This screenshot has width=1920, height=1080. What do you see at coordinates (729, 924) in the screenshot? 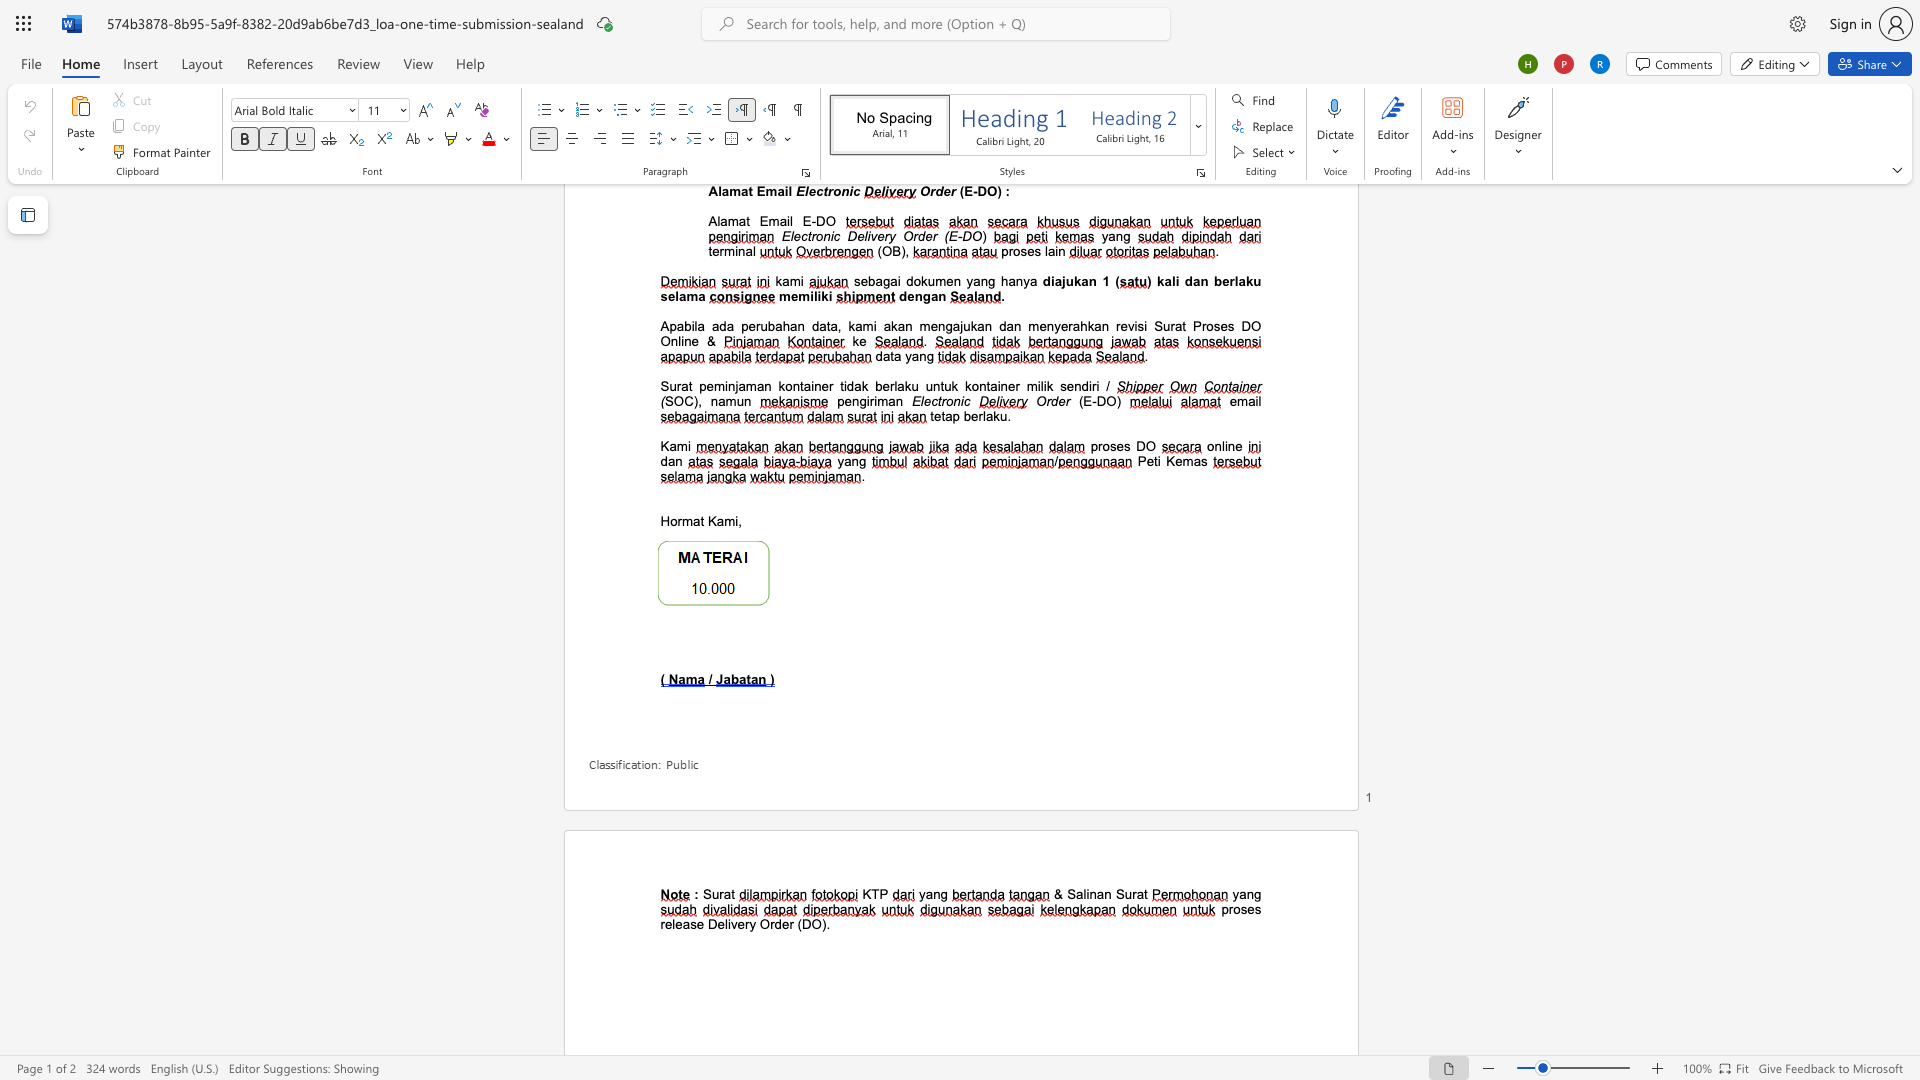
I see `the subset text "very O" within the text "release Delivery Order (DO)"` at bounding box center [729, 924].